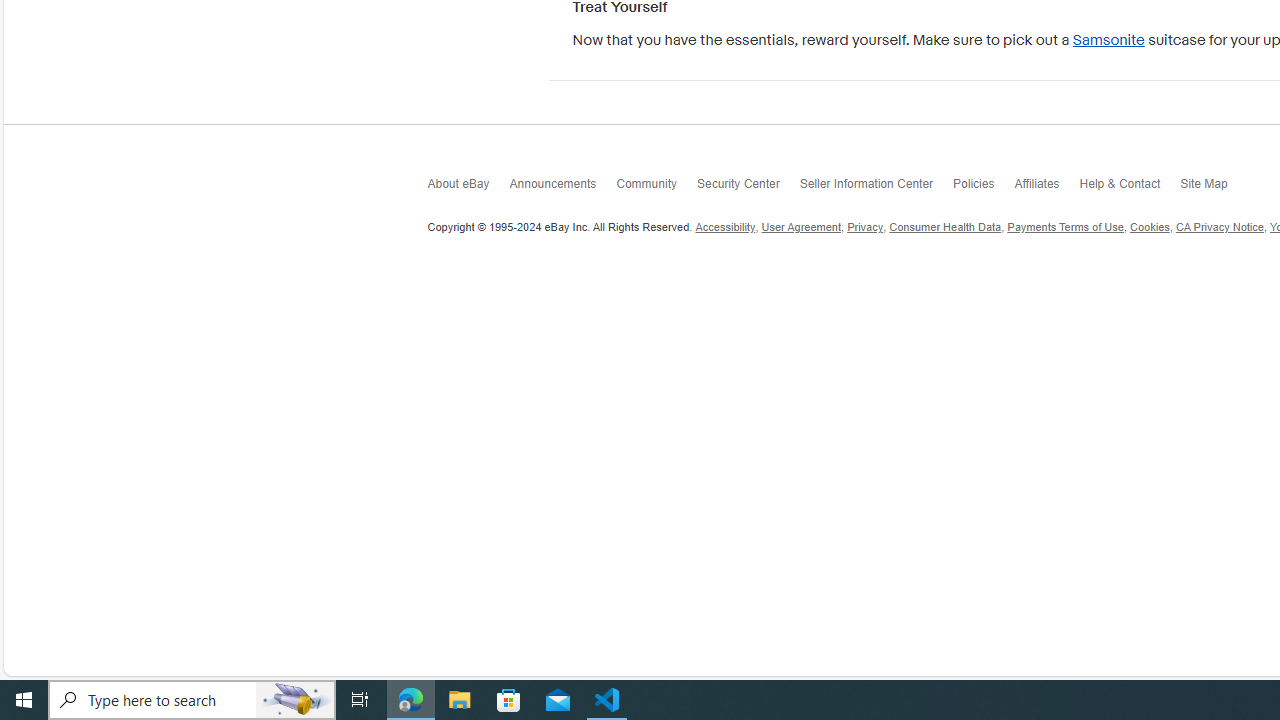 This screenshot has width=1280, height=720. I want to click on 'Security Center', so click(747, 189).